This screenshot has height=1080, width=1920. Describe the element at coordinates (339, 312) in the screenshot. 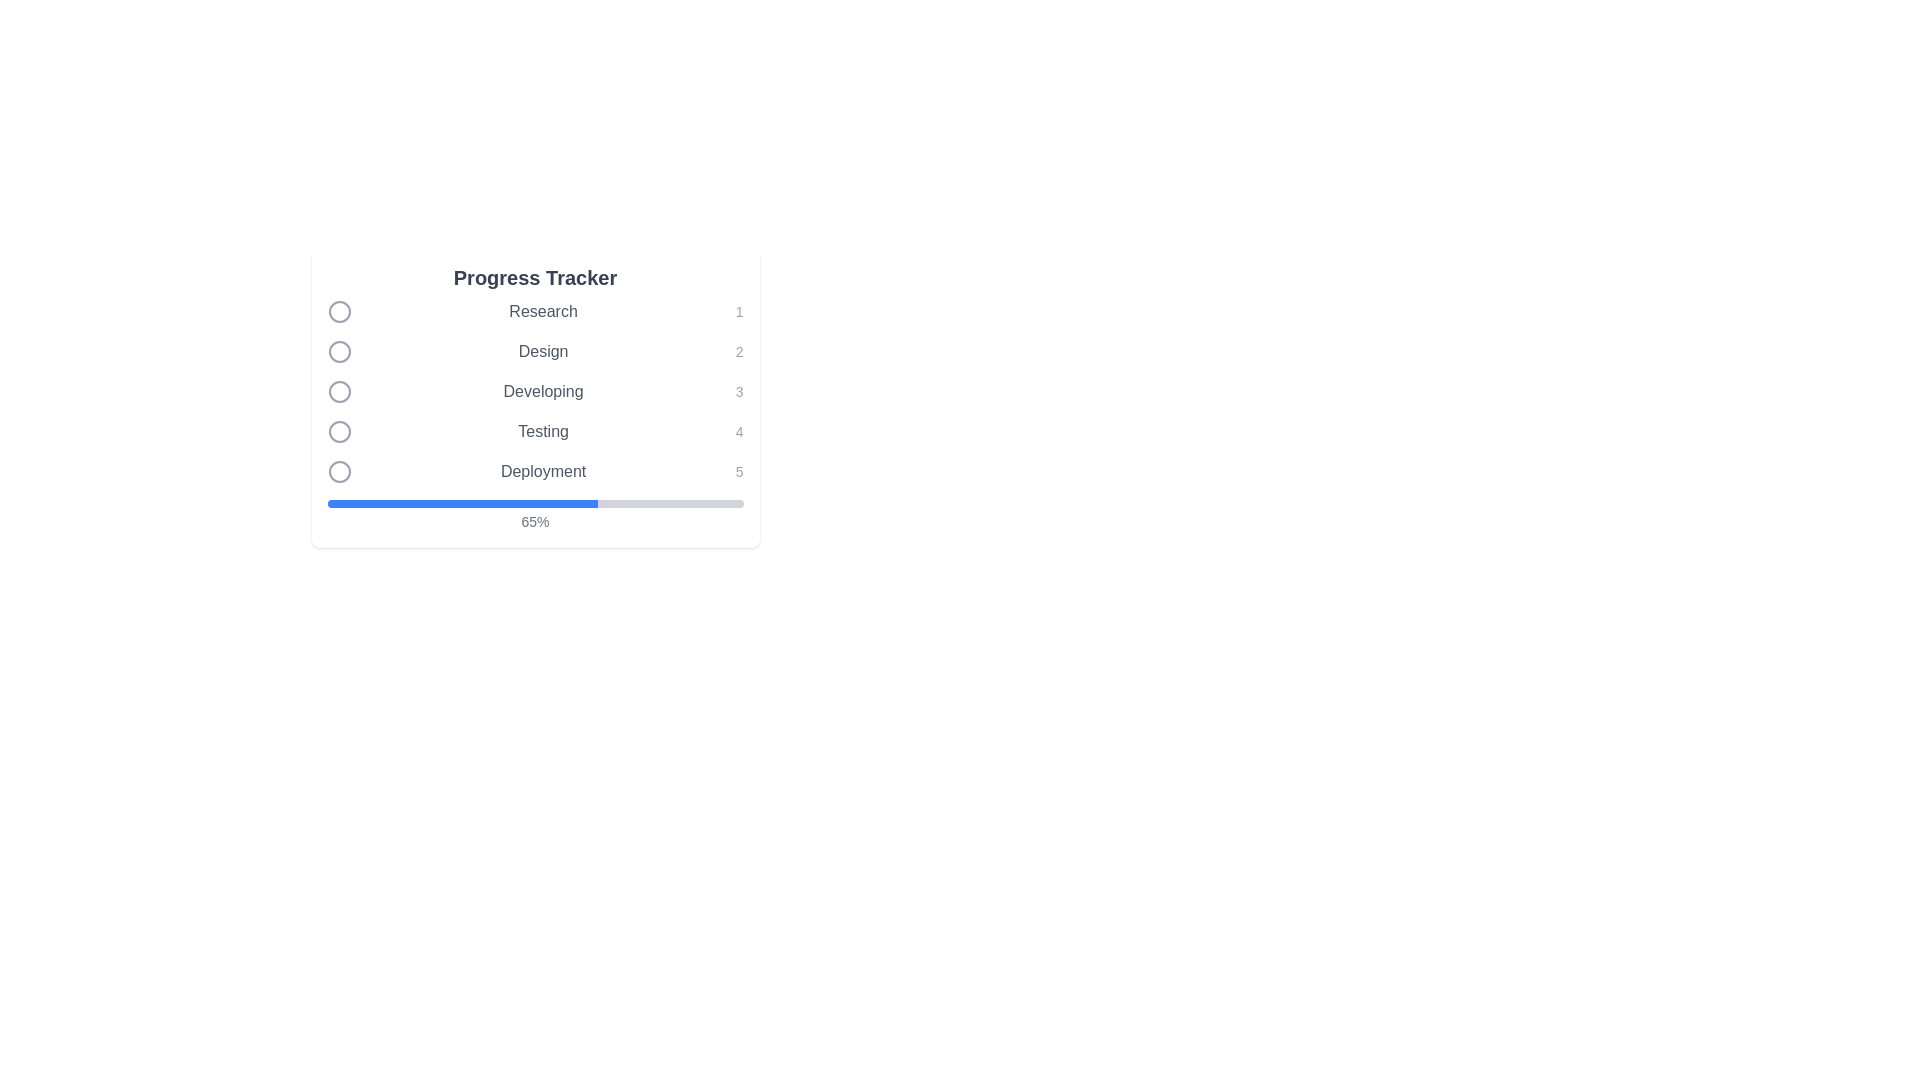

I see `the circular state indicator icon, which is an outlined gray circle located immediately to the left of the 'Research' label and aligned with the numerical indicator '1'` at that location.